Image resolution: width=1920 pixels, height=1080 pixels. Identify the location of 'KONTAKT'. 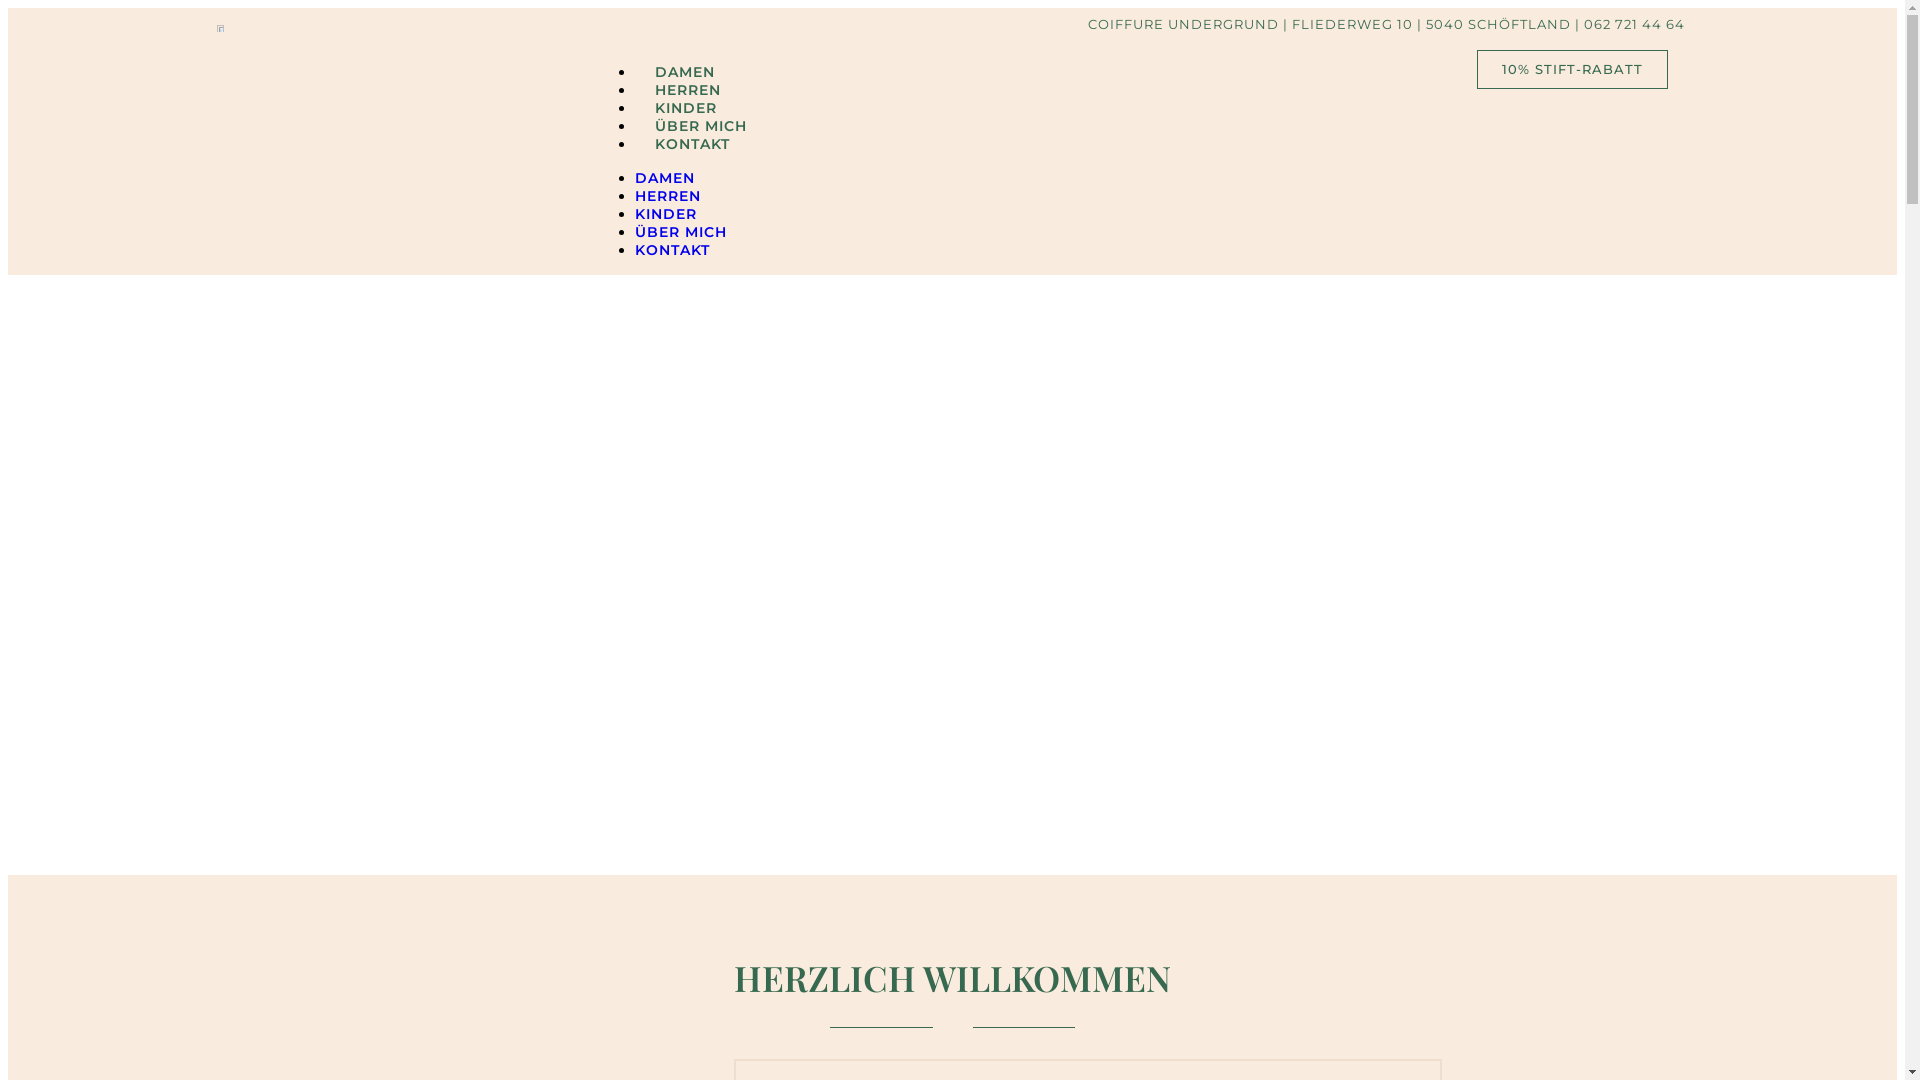
(672, 249).